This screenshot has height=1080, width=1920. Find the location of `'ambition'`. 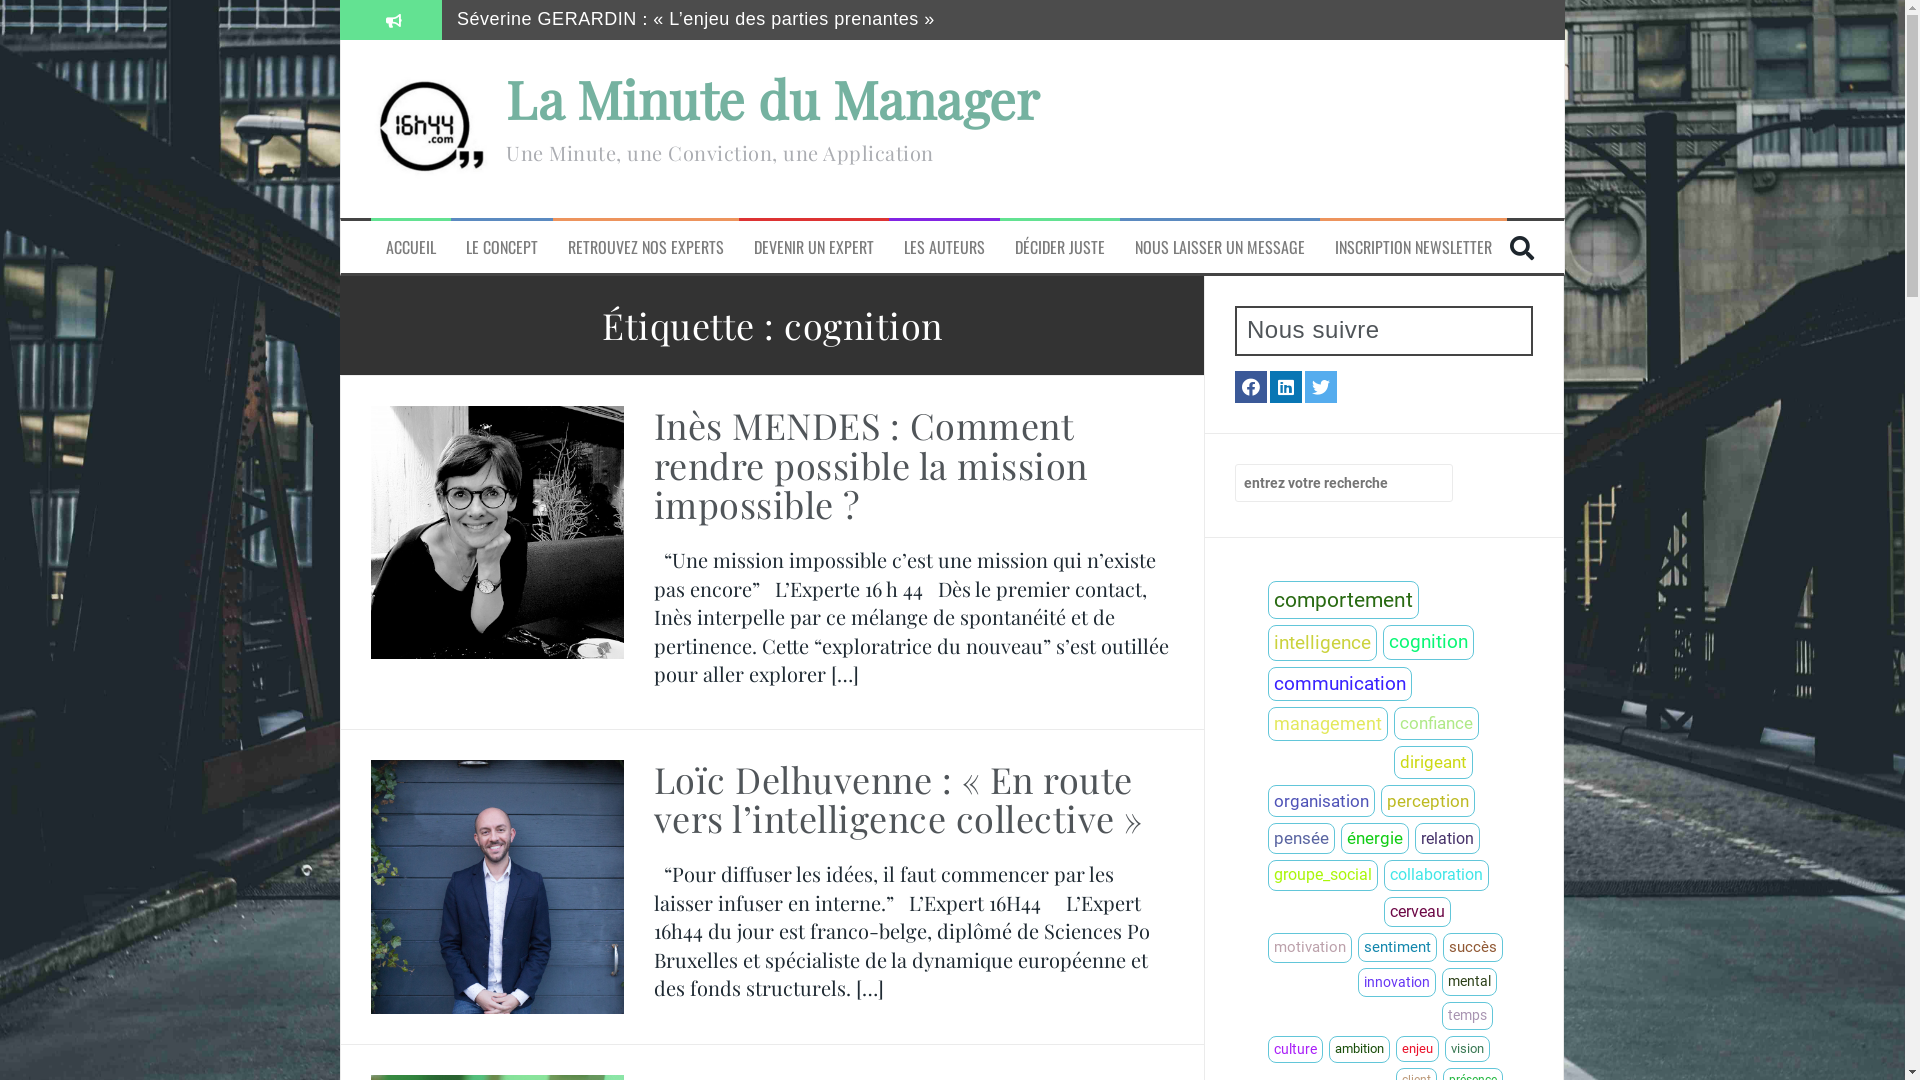

'ambition' is located at coordinates (1359, 1048).